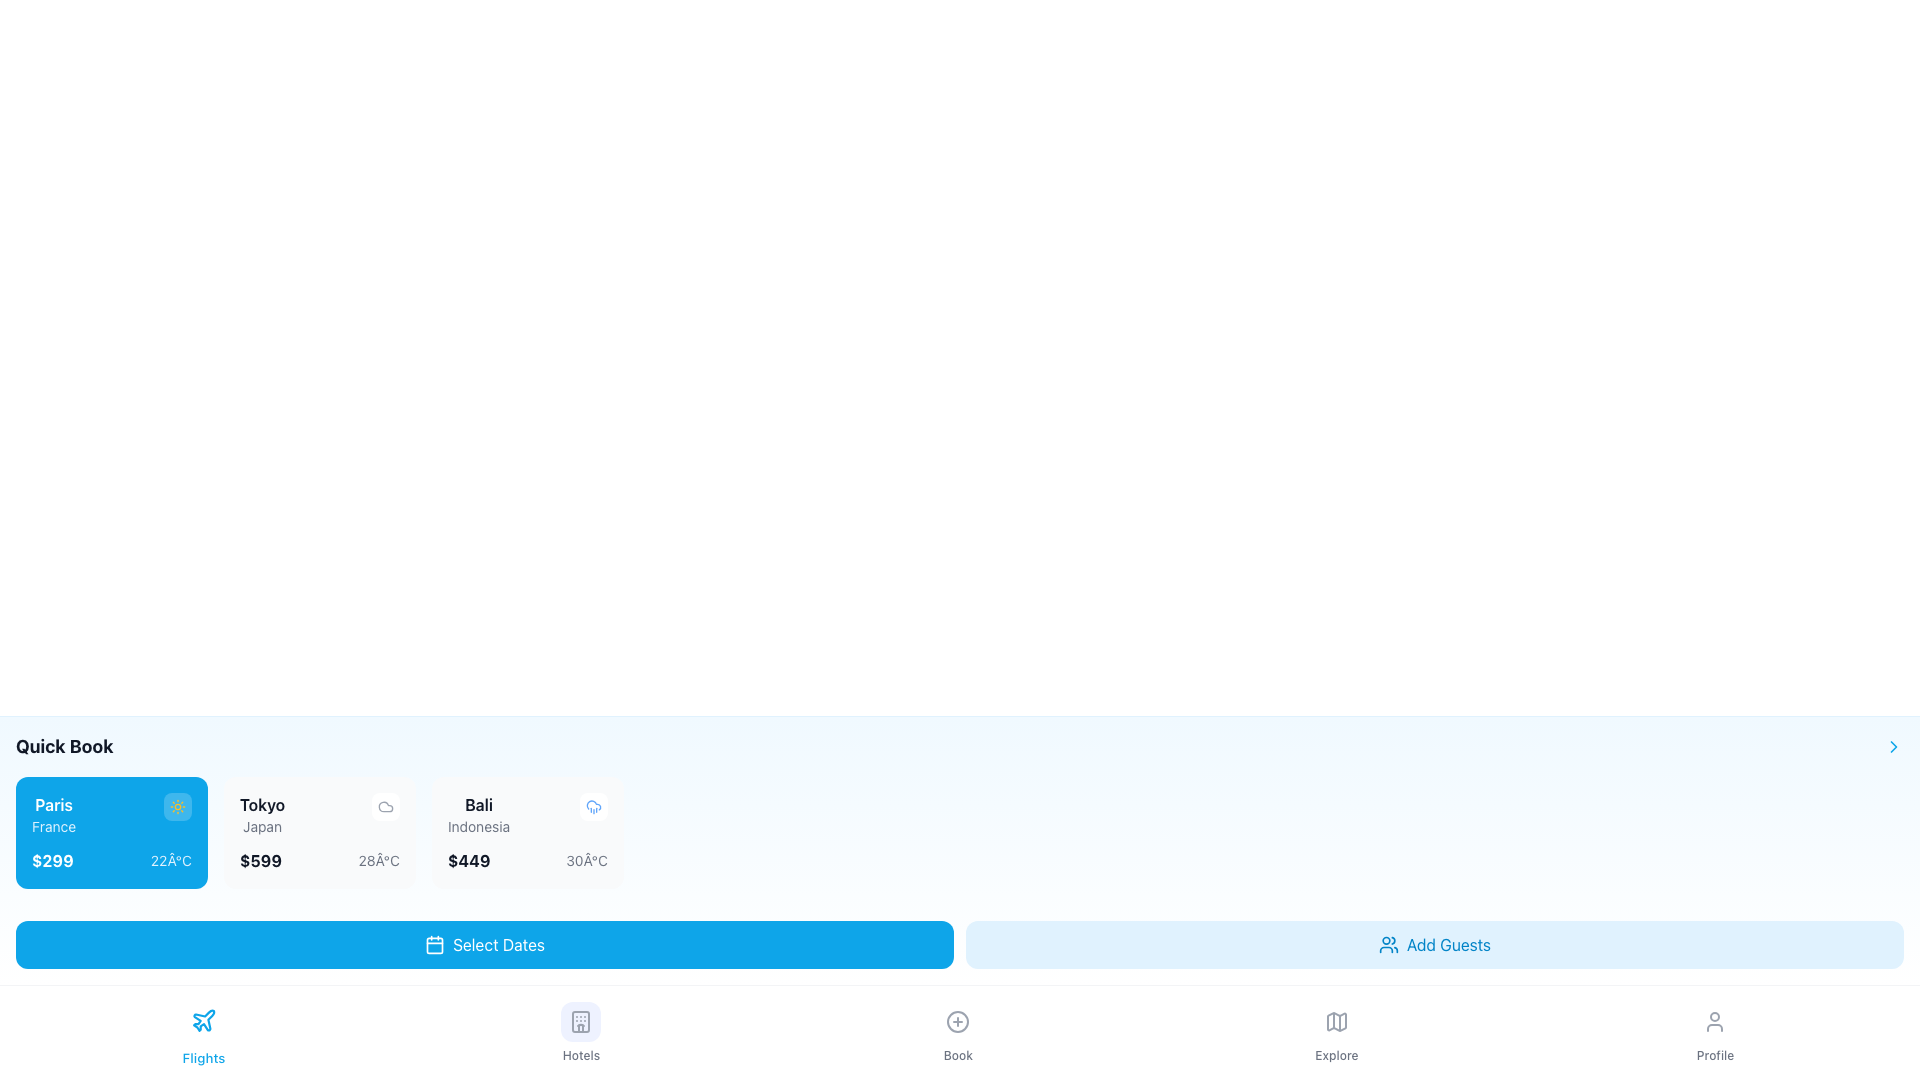  What do you see at coordinates (1449, 945) in the screenshot?
I see `the 'Add Guests' button, which is styled in blue and located in the lower central part of the interface, just above the navigation bar` at bounding box center [1449, 945].